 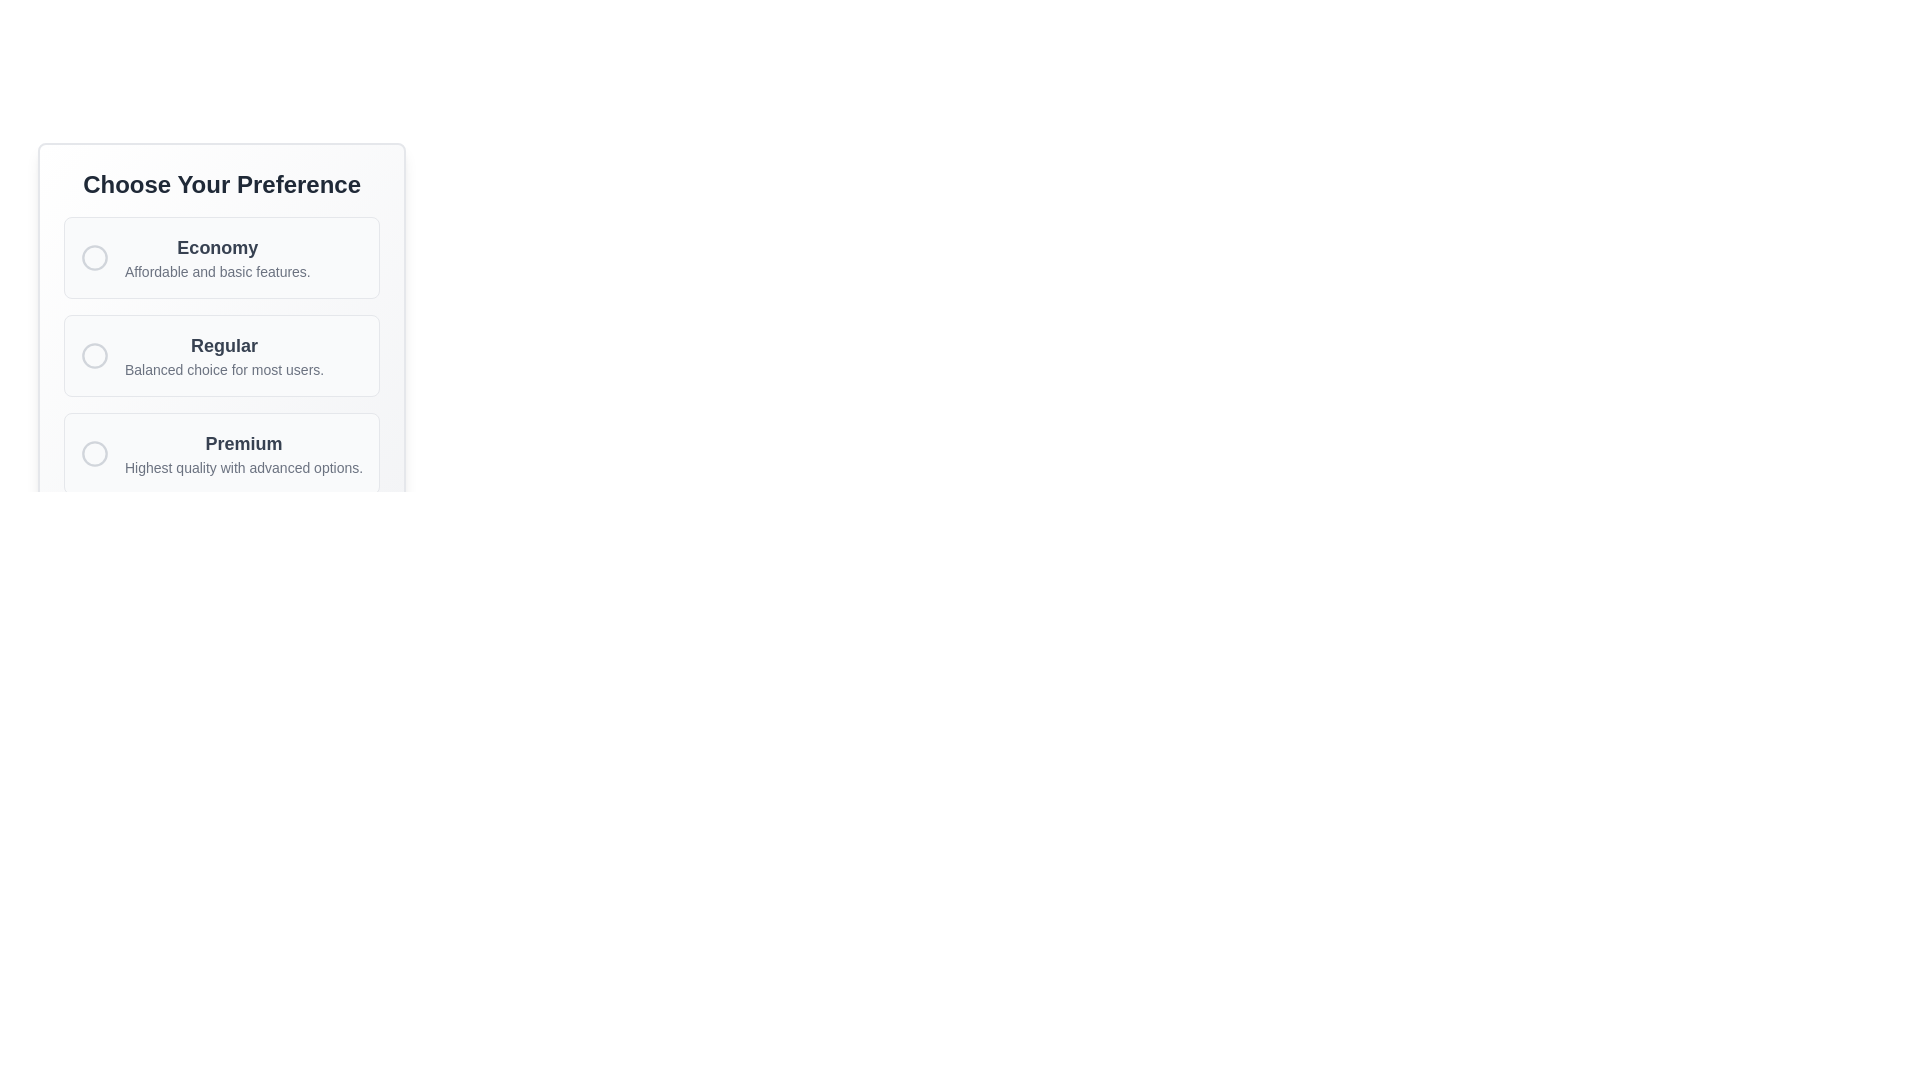 What do you see at coordinates (94, 354) in the screenshot?
I see `the Radio Button Outline that indicates the 'Regular' option in the preference selection interface` at bounding box center [94, 354].